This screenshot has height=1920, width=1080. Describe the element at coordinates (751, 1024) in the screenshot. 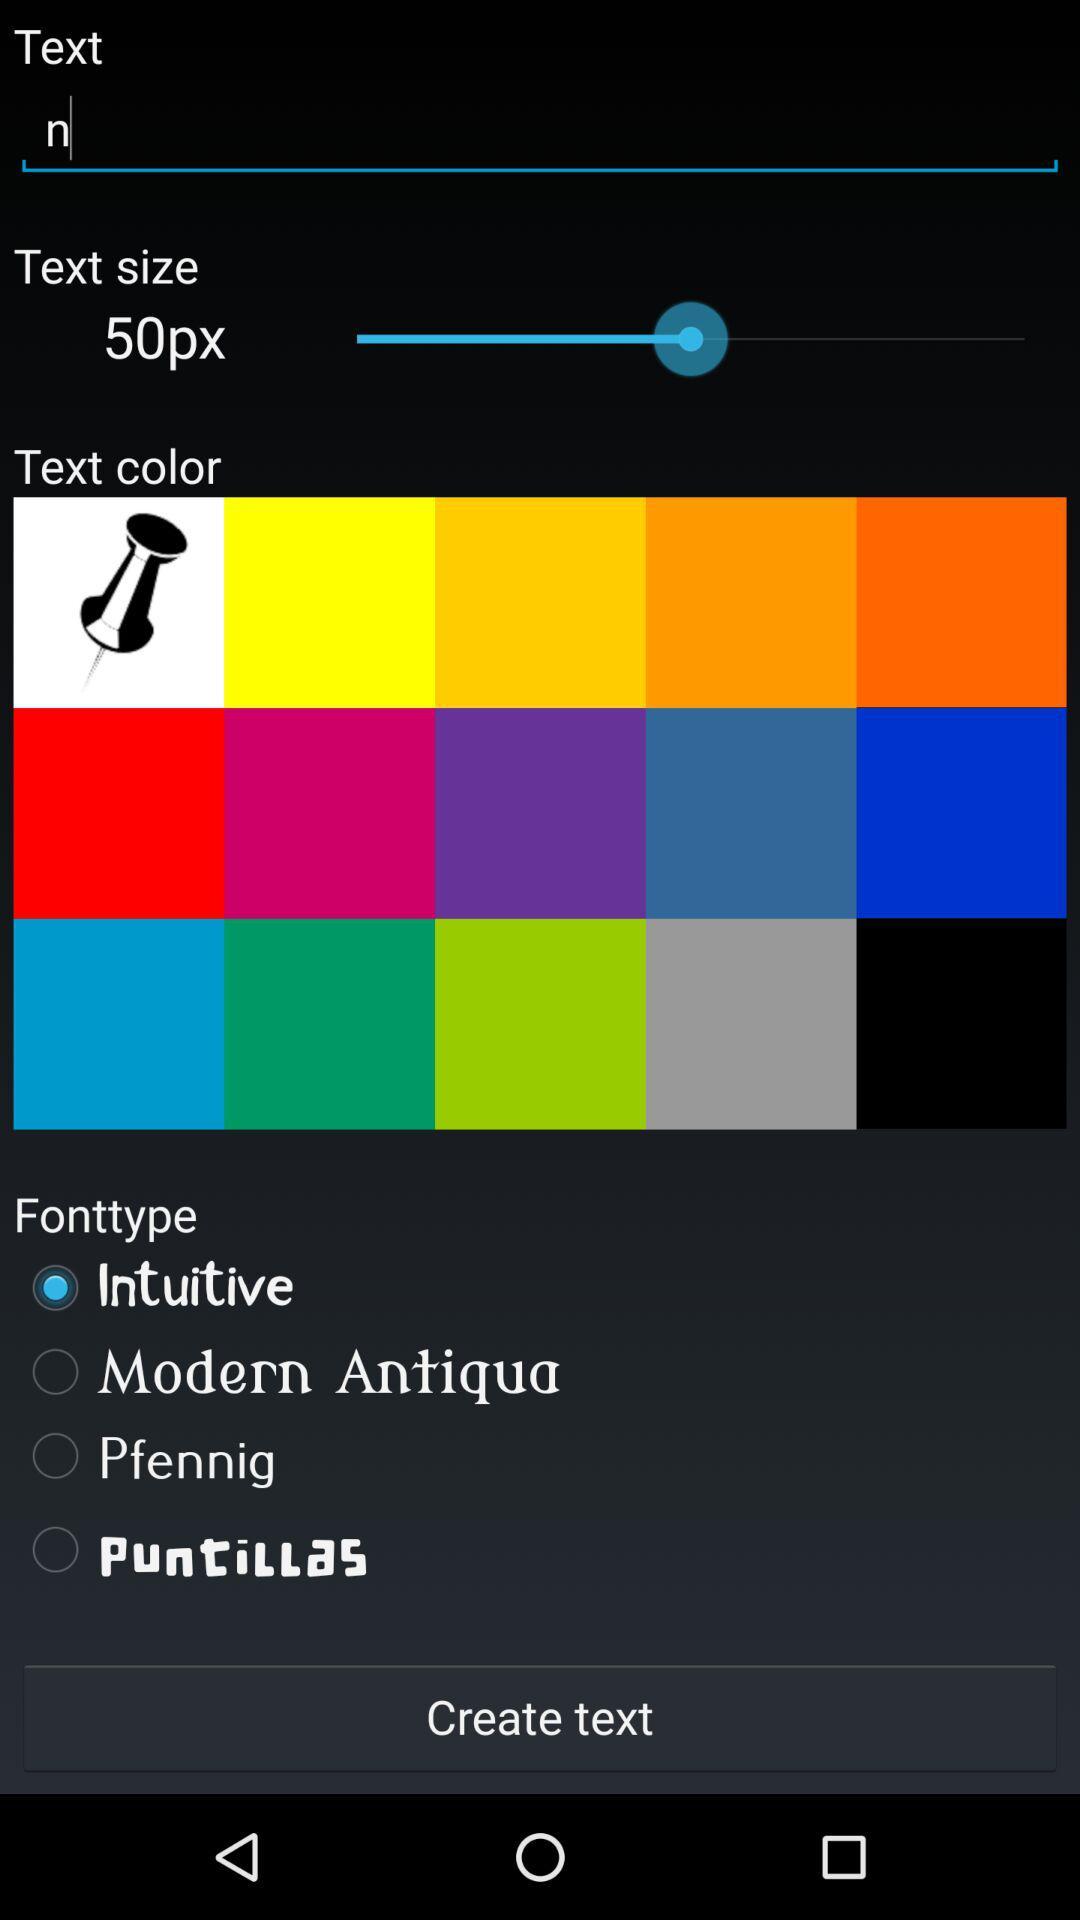

I see `choose gray text color` at that location.